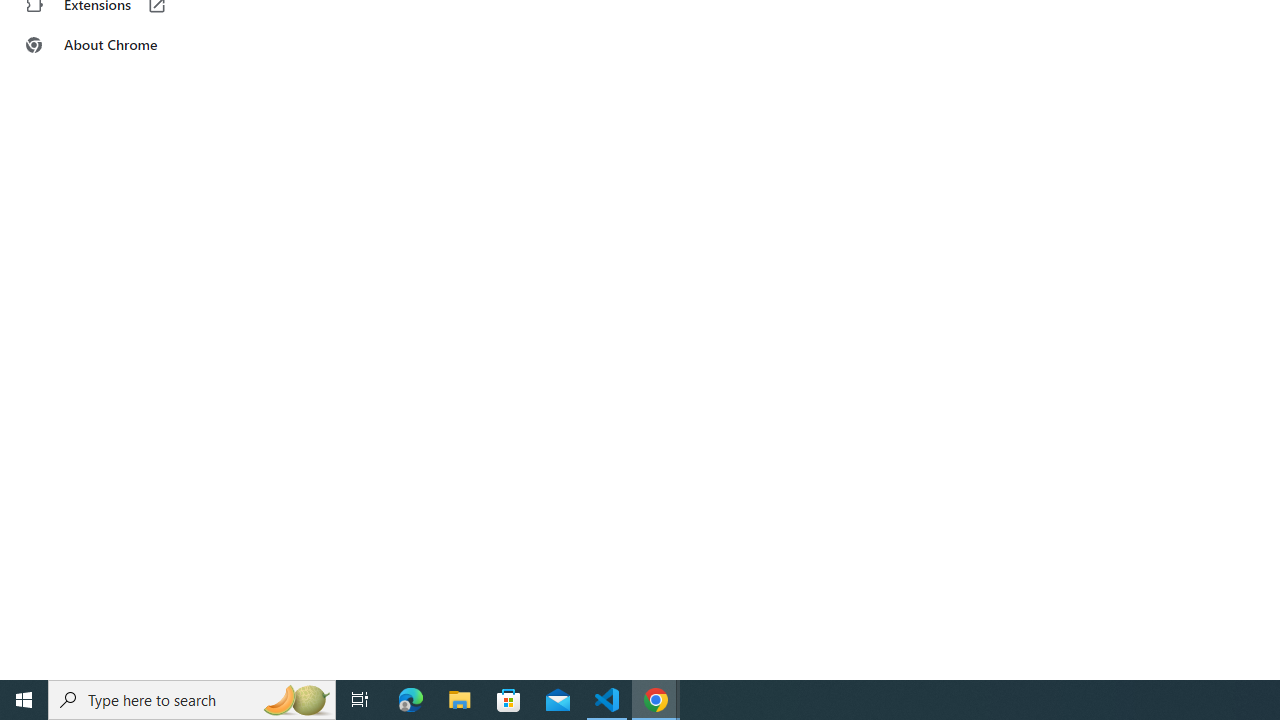 The image size is (1280, 720). Describe the element at coordinates (24, 698) in the screenshot. I see `'Start'` at that location.